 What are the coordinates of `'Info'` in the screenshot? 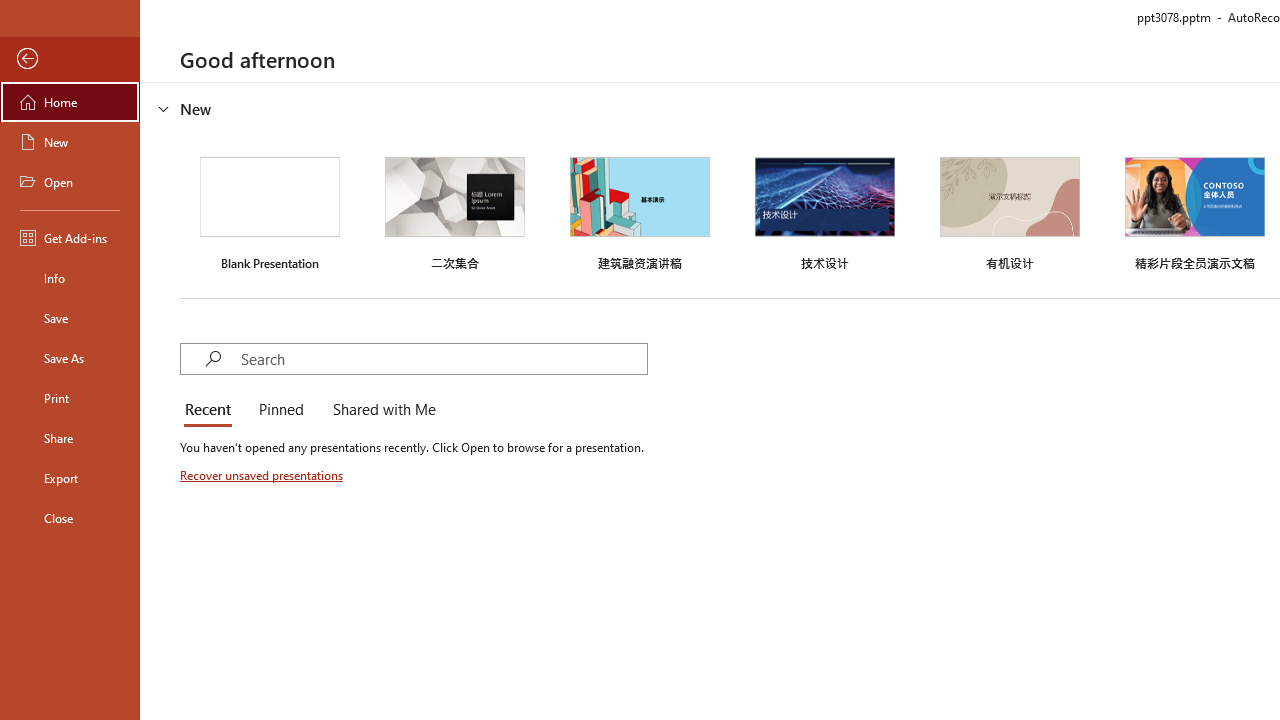 It's located at (69, 277).